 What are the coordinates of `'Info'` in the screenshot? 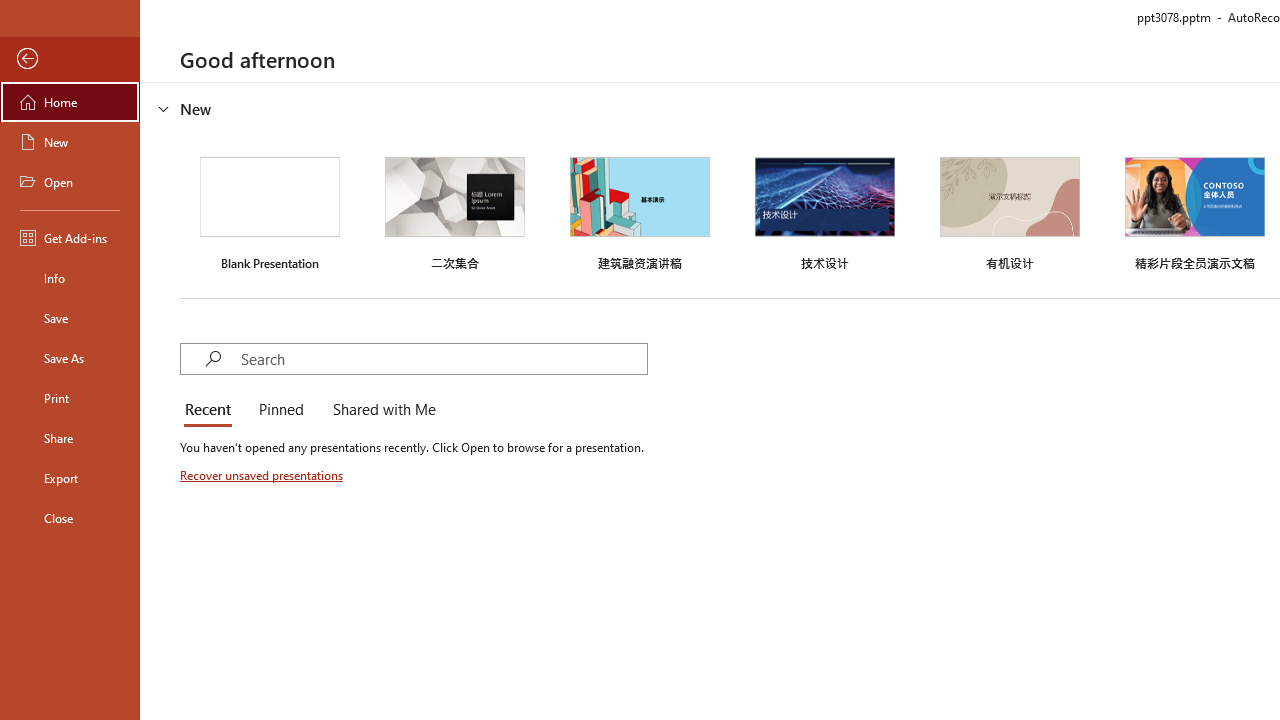 It's located at (69, 277).